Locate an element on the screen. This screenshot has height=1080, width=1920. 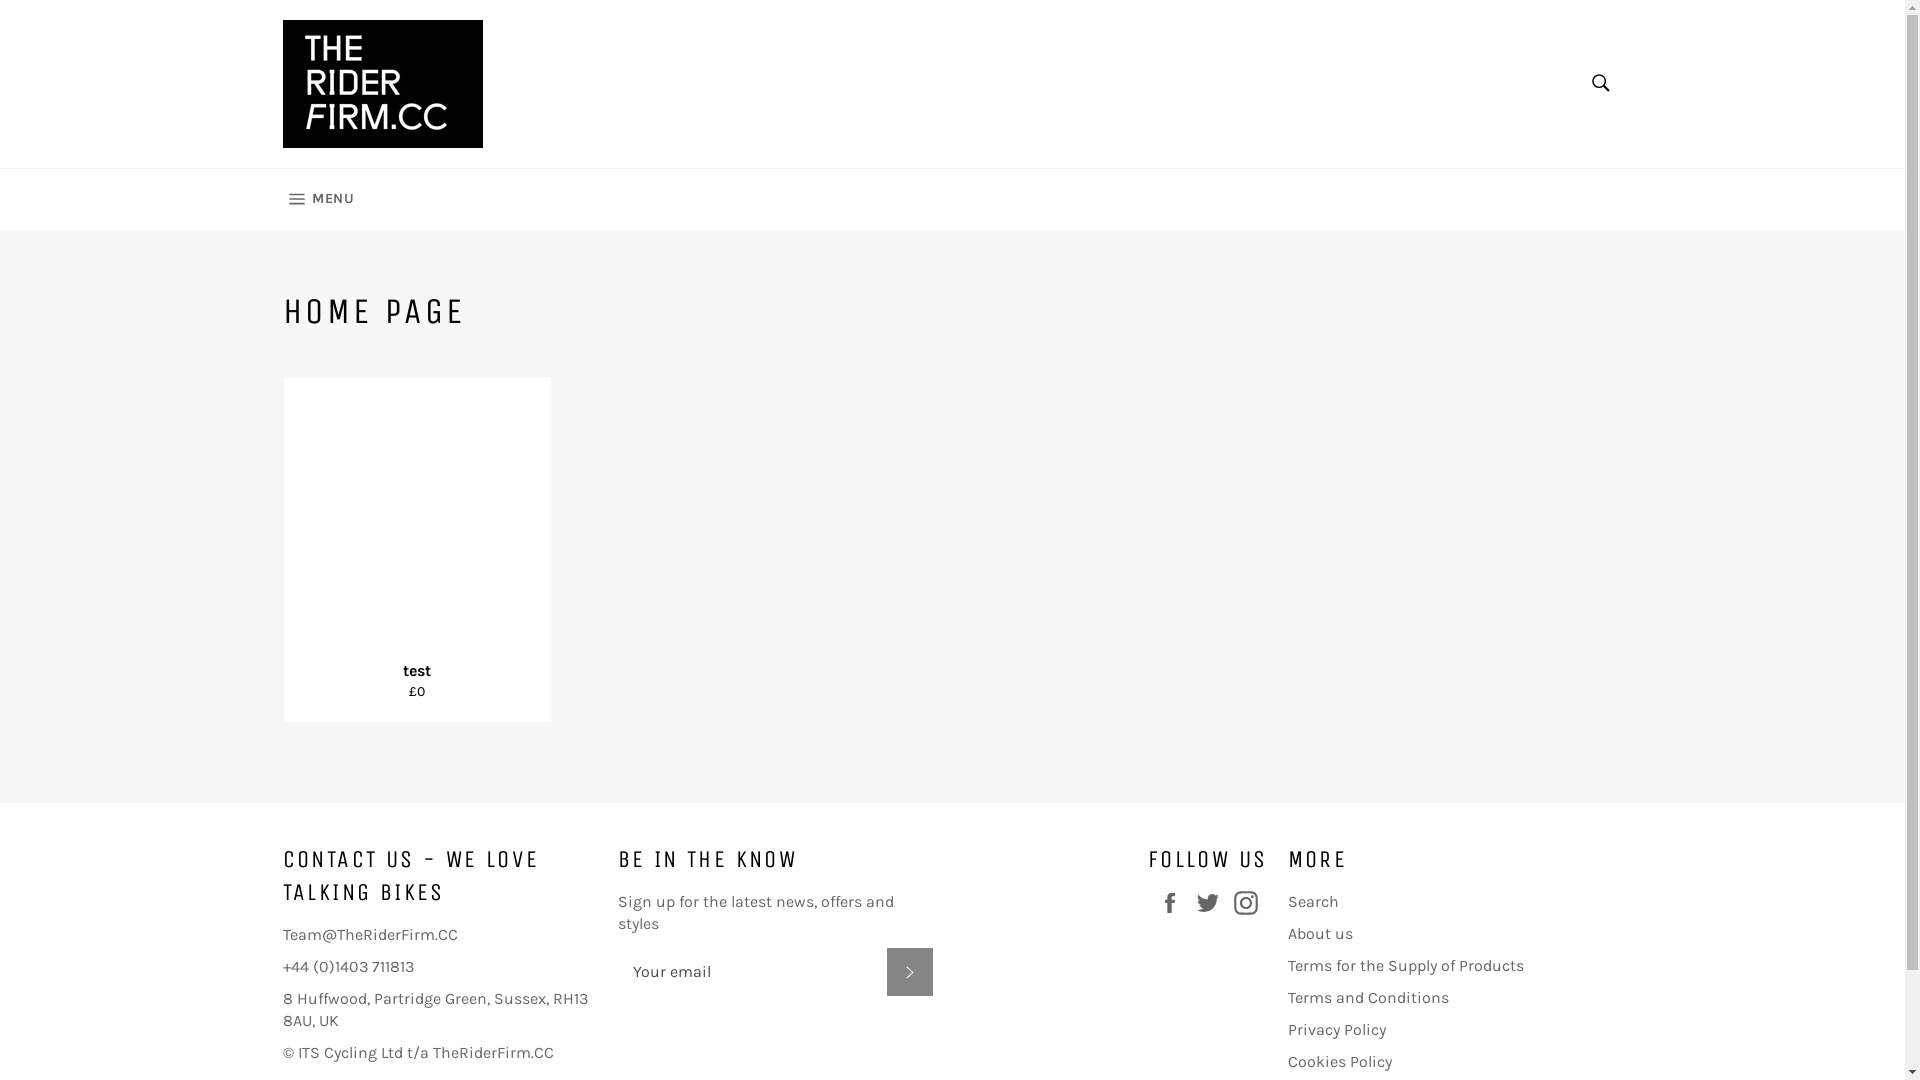
'About us' is located at coordinates (1320, 933).